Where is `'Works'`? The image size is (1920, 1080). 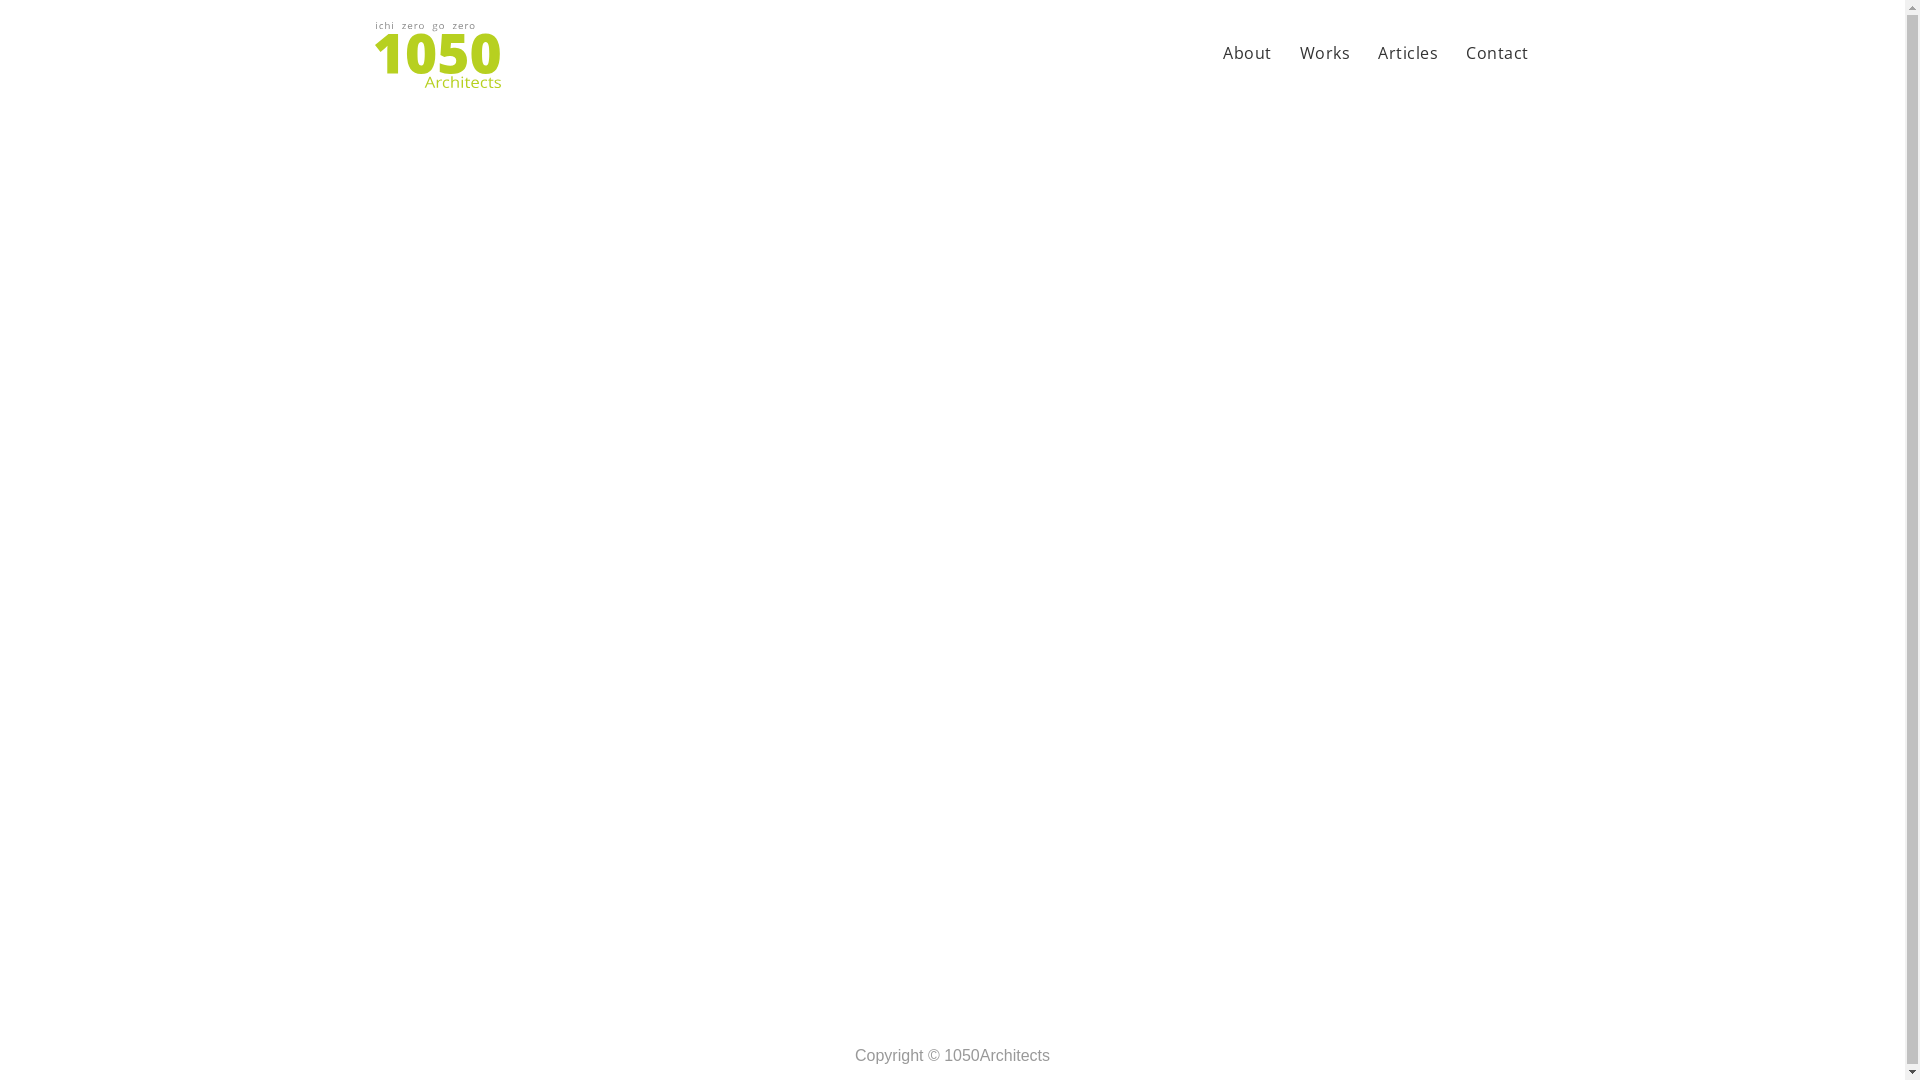
'Works' is located at coordinates (1325, 54).